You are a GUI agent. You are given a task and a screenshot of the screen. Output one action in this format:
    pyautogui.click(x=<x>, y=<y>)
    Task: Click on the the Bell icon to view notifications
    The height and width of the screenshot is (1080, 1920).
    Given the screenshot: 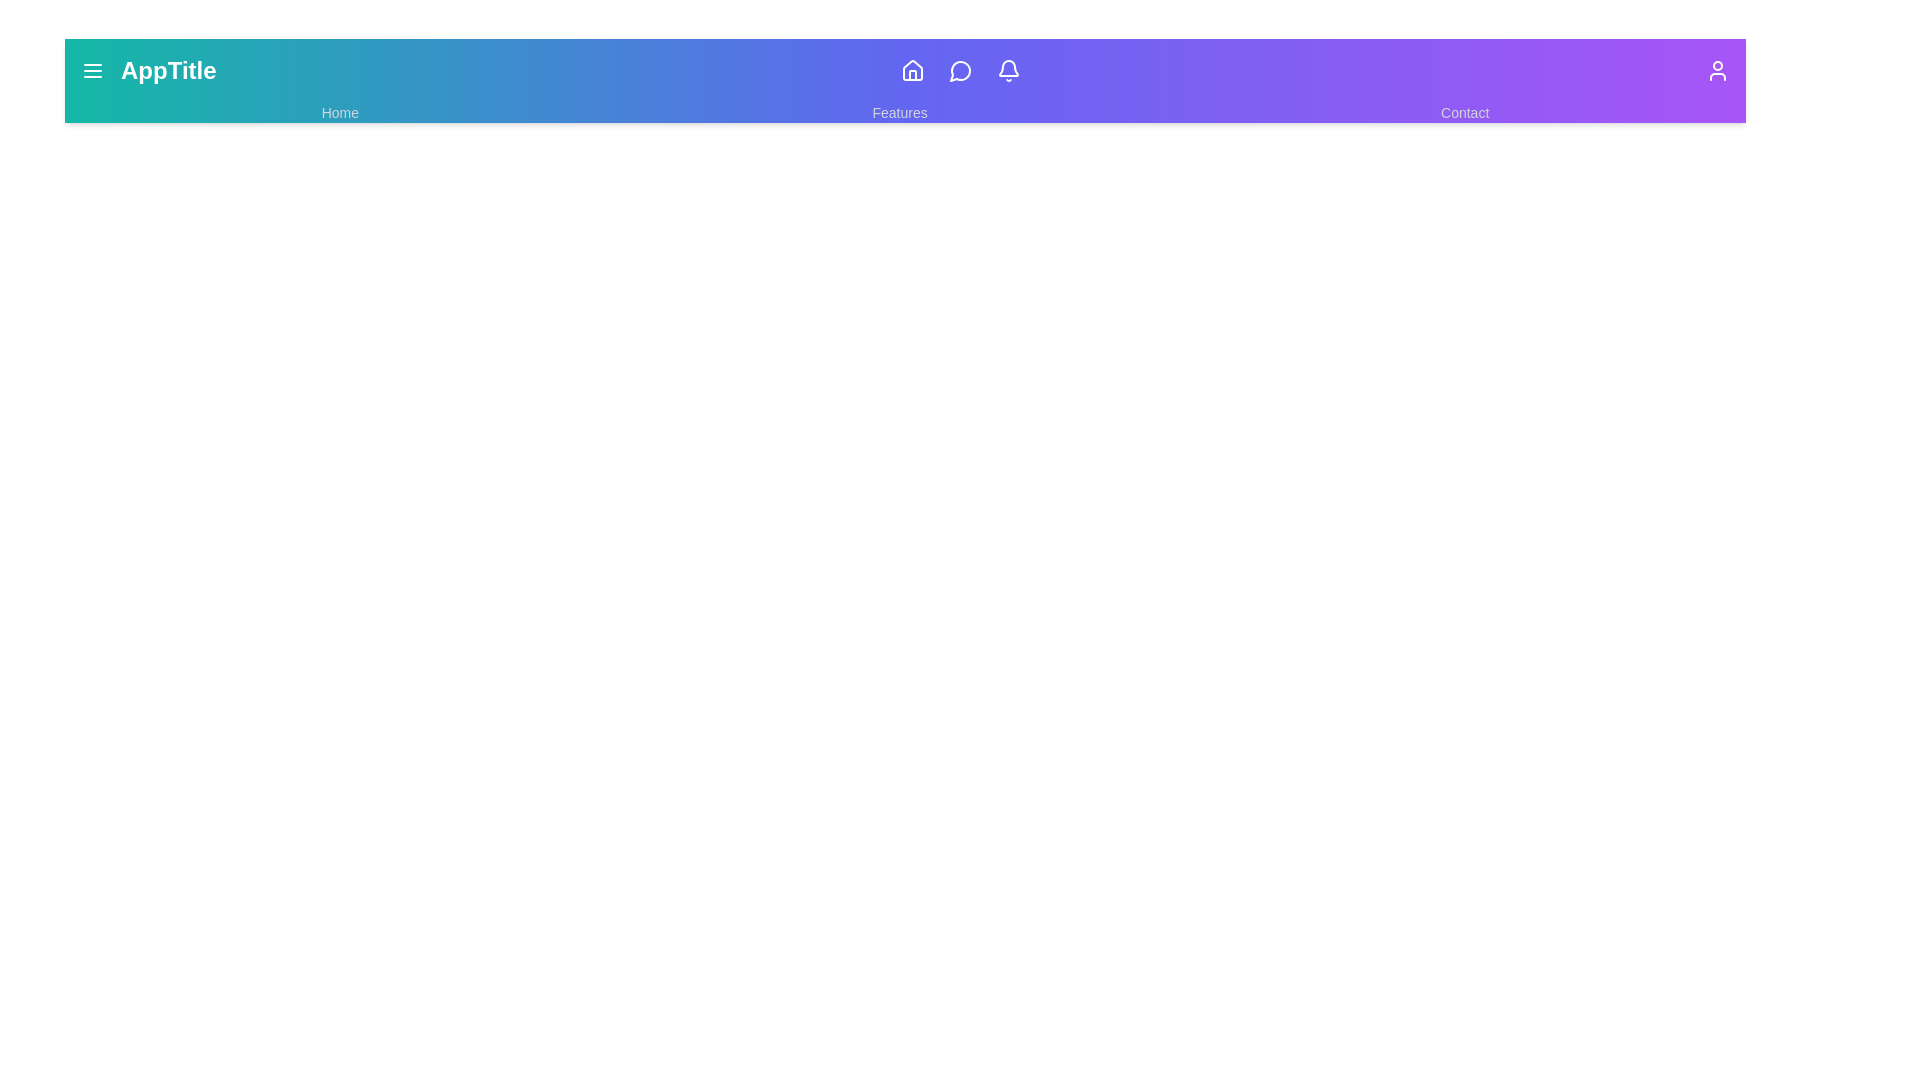 What is the action you would take?
    pyautogui.click(x=1009, y=69)
    